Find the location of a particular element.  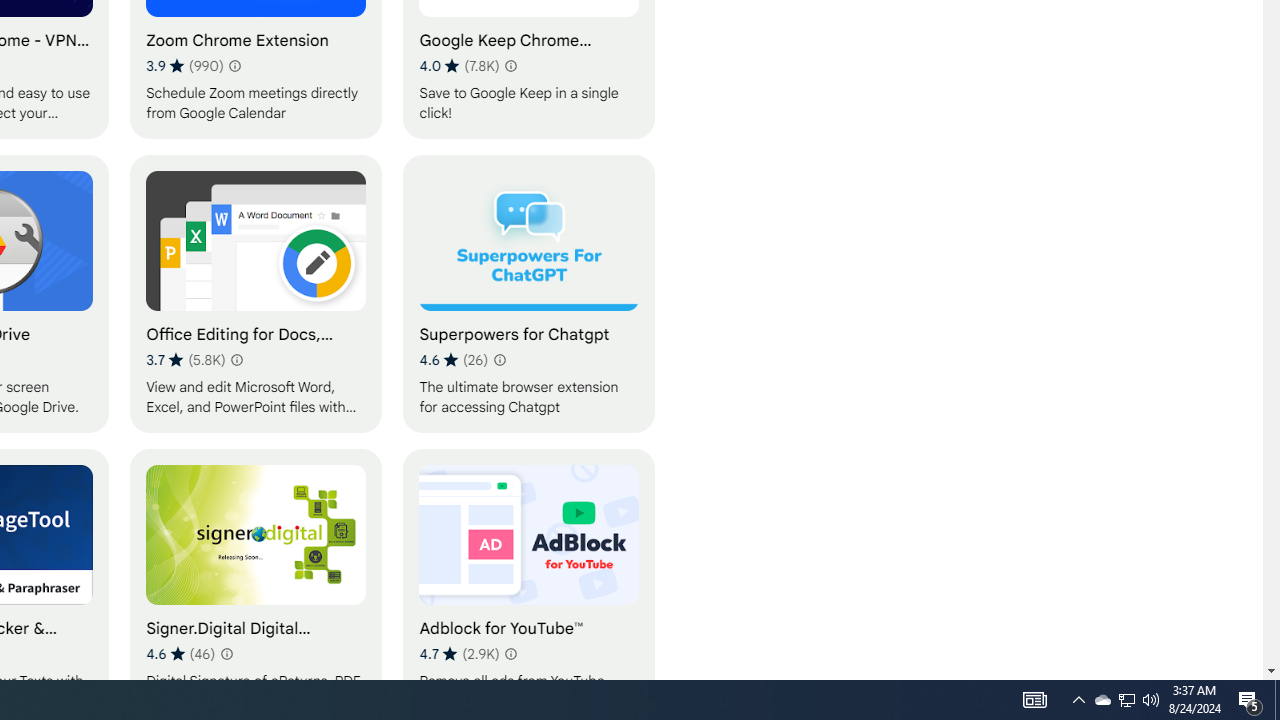

'Average rating 3.9 out of 5 stars. 990 ratings.' is located at coordinates (184, 65).